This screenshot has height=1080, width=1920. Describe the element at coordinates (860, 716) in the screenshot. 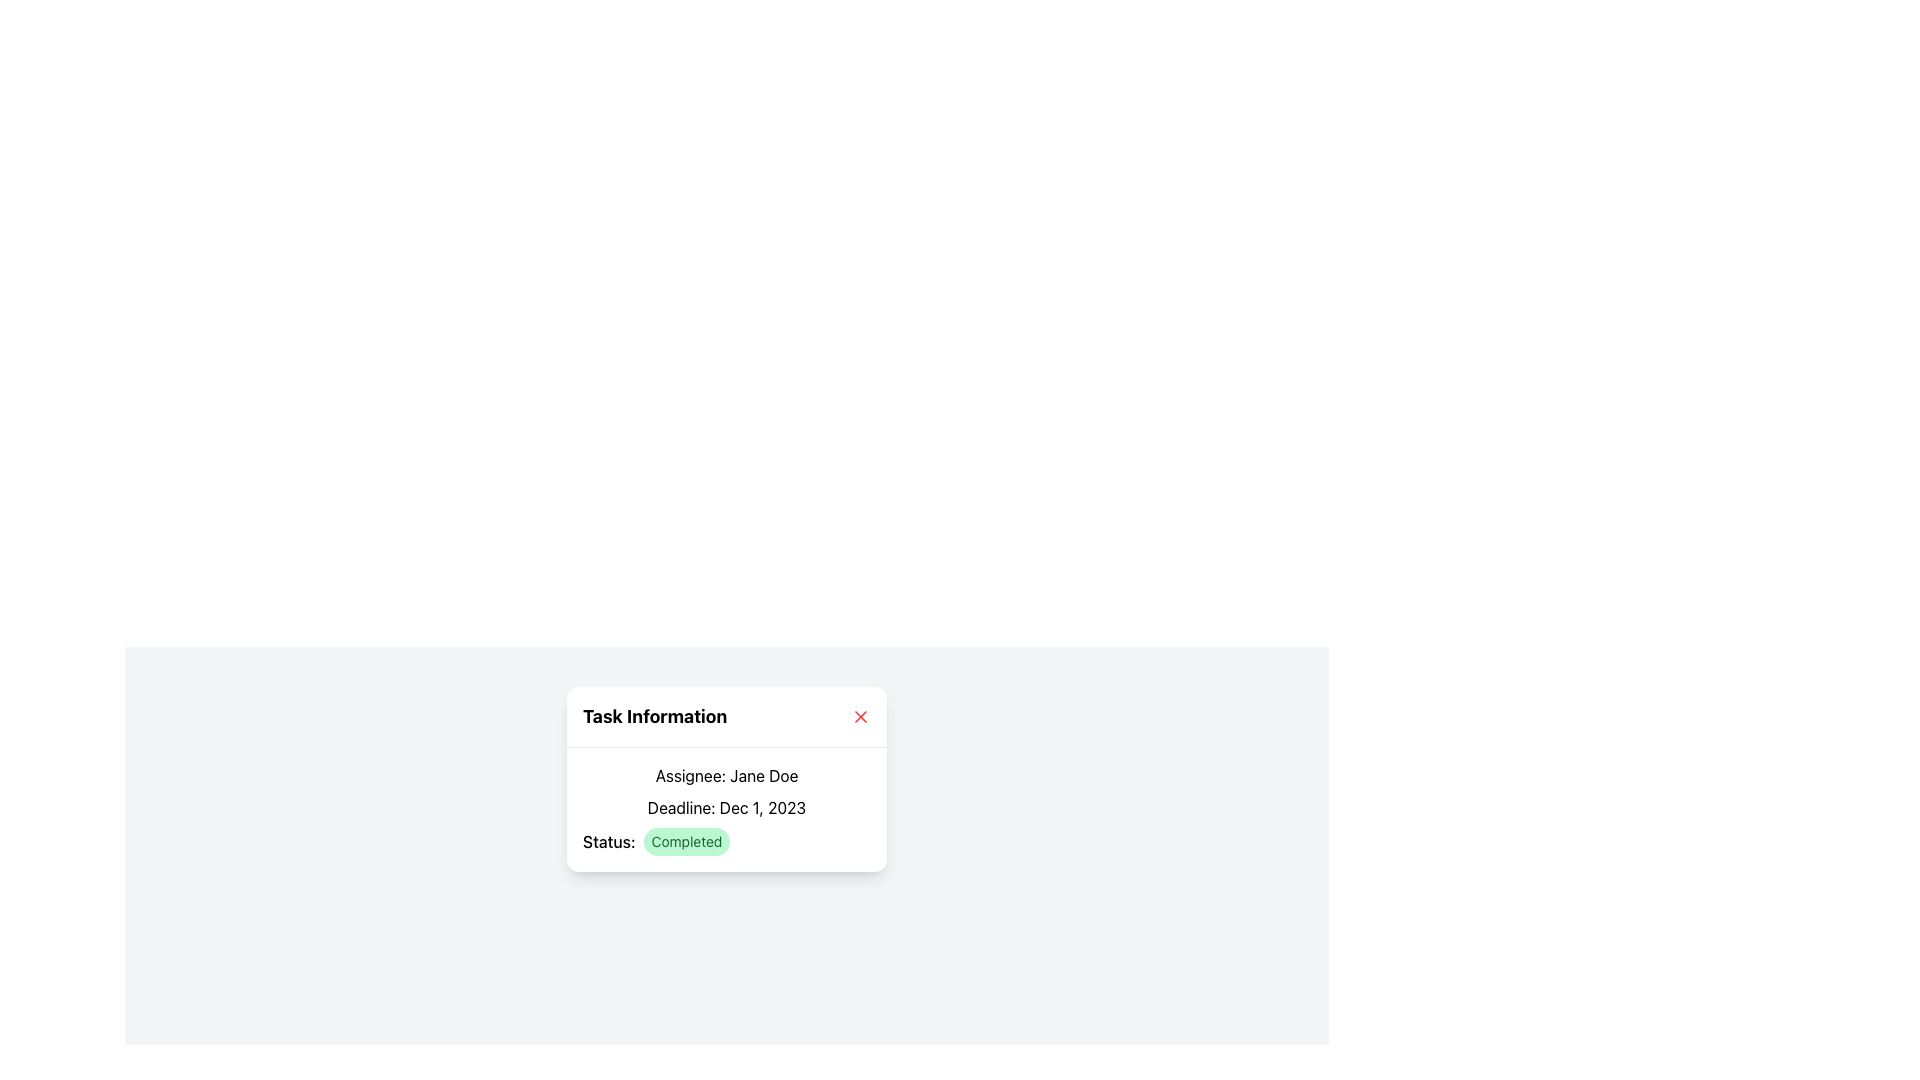

I see `the red cross icon in the top-right corner of the 'Task Information' card` at that location.